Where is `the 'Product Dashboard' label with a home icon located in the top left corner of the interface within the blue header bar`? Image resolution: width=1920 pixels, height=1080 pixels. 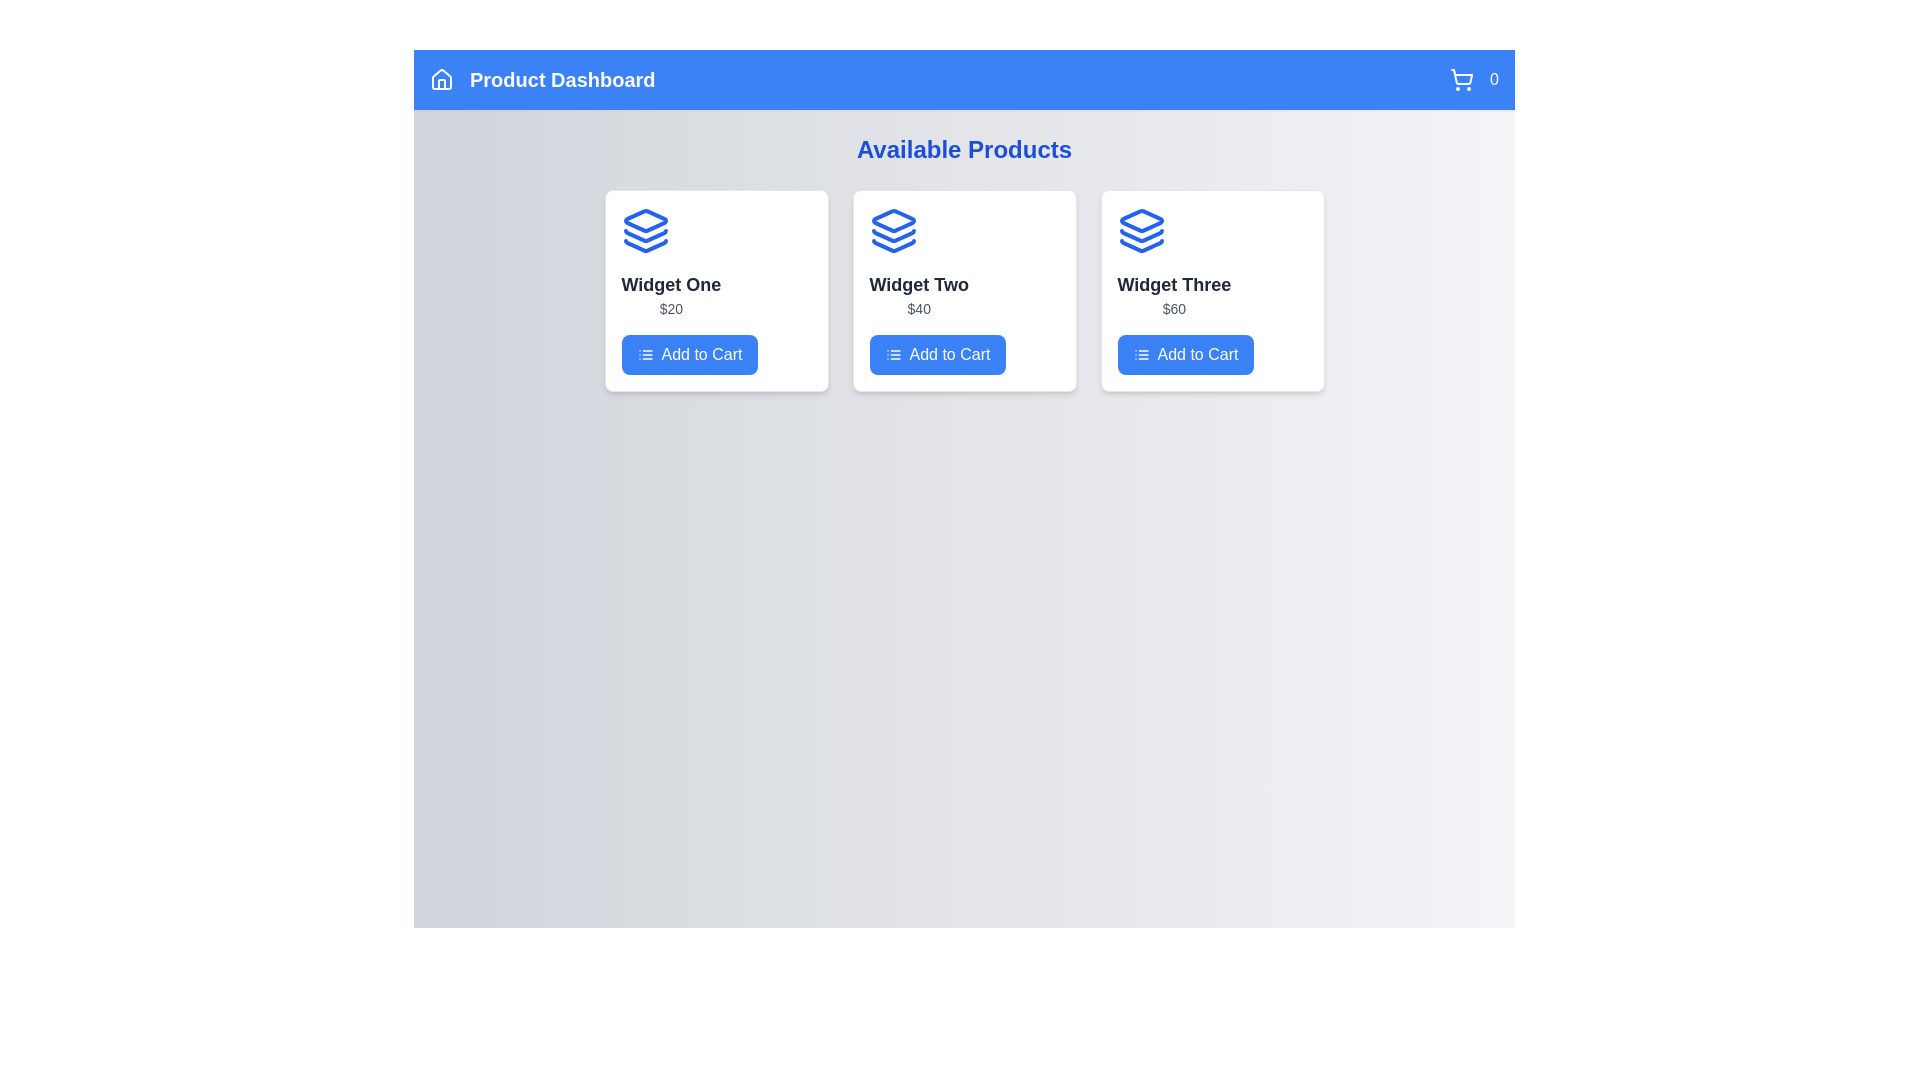
the 'Product Dashboard' label with a home icon located in the top left corner of the interface within the blue header bar is located at coordinates (542, 79).